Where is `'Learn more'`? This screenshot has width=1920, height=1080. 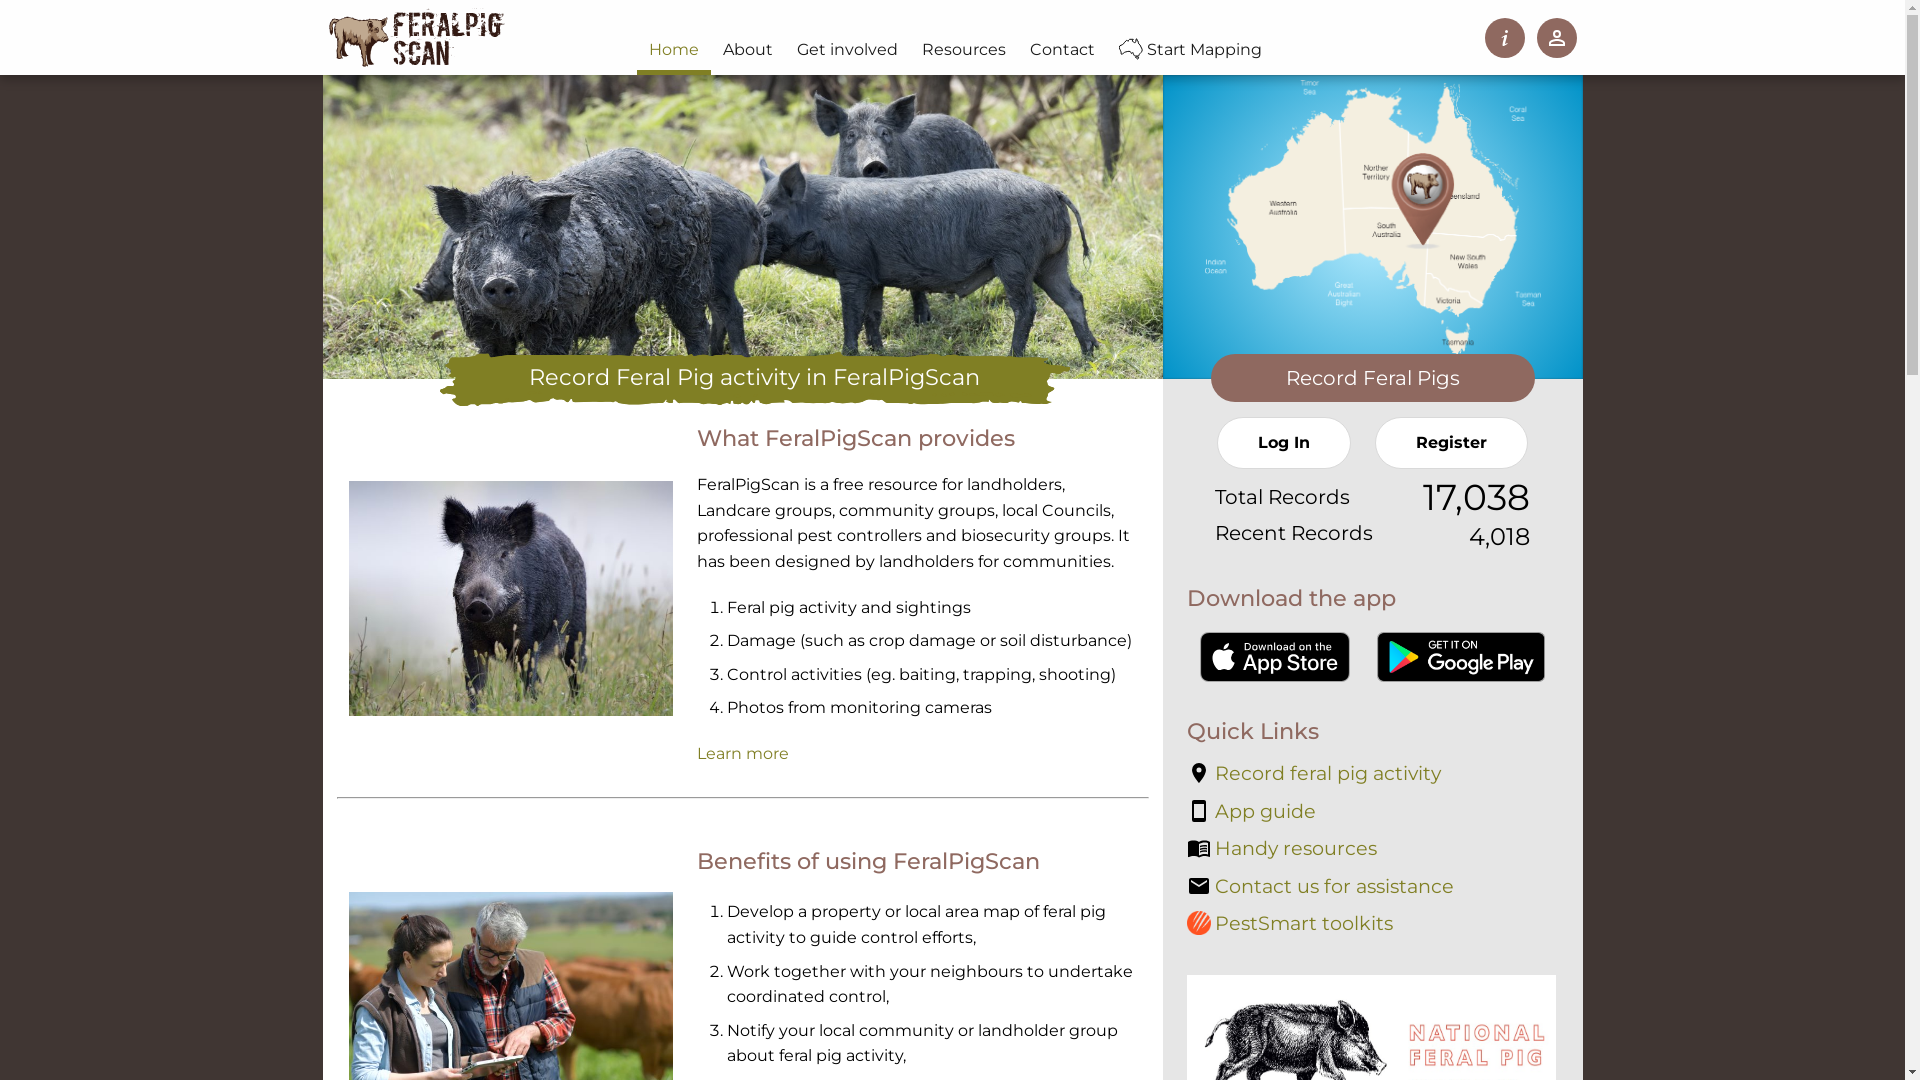
'Learn more' is located at coordinates (742, 753).